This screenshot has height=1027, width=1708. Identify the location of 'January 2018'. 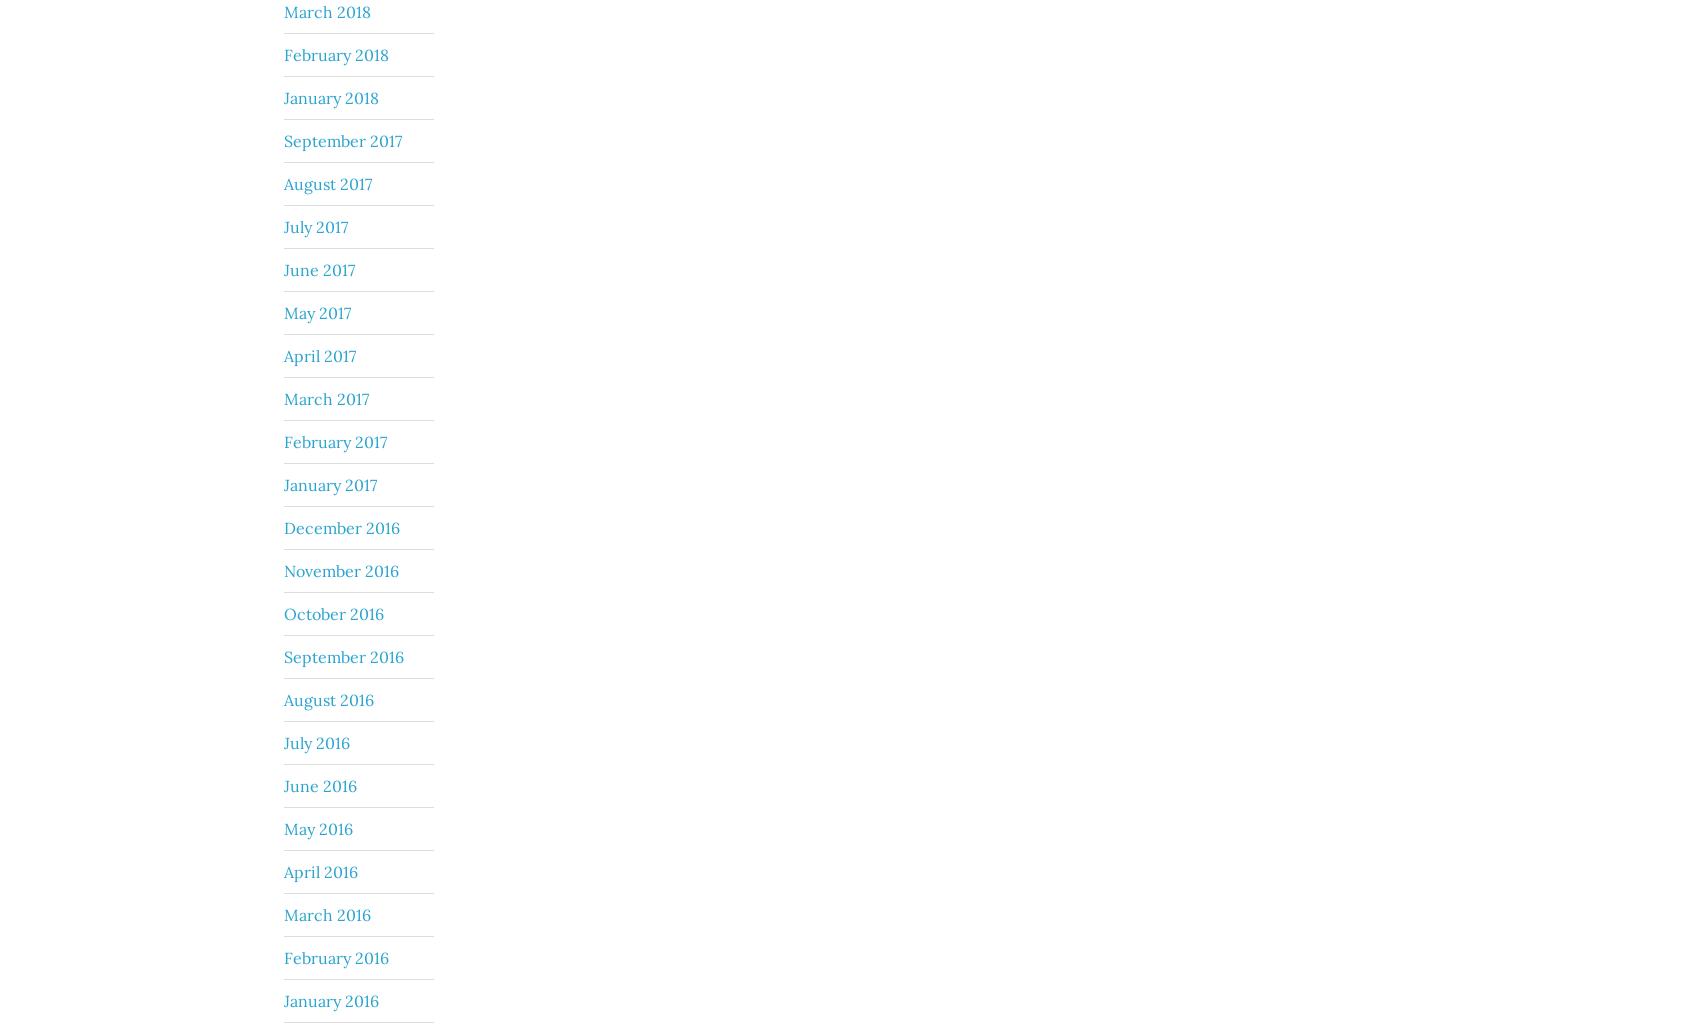
(331, 95).